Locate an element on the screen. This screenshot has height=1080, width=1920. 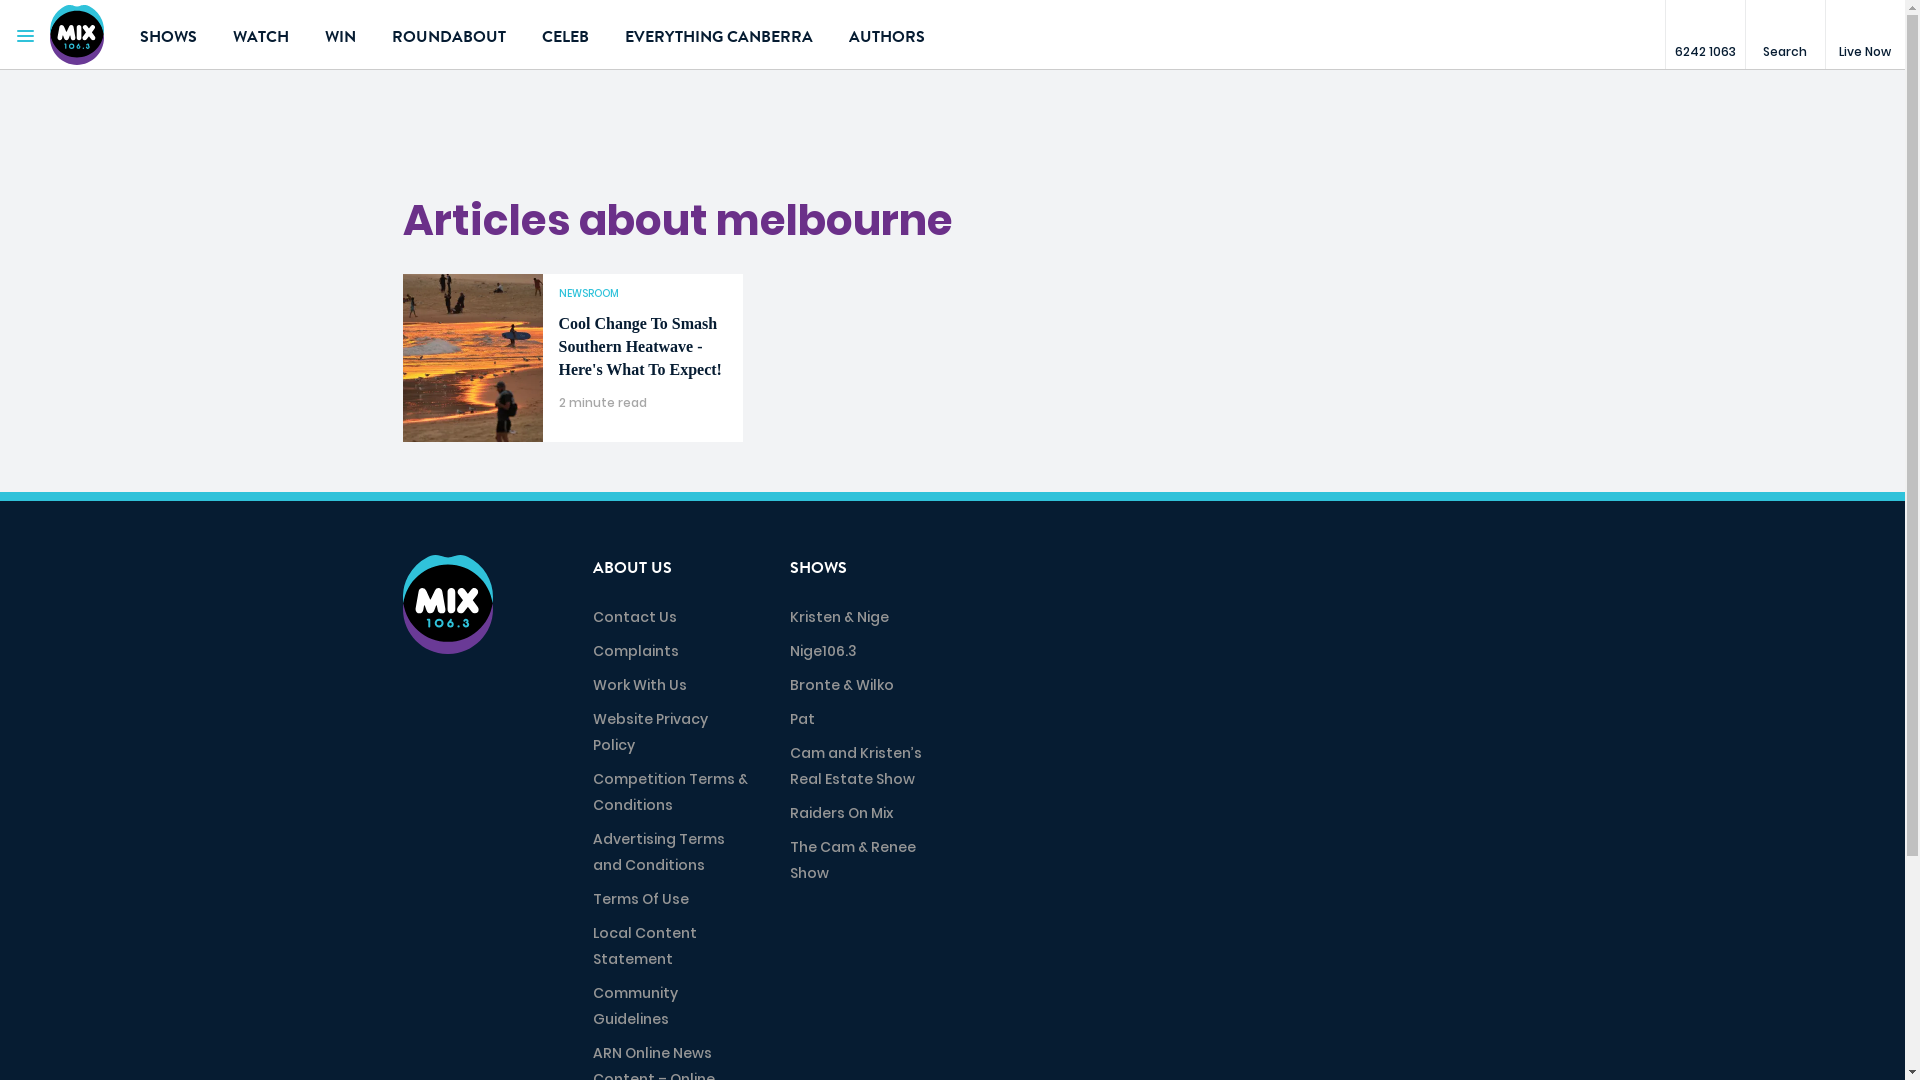
'Kristen & Nige' is located at coordinates (839, 616).